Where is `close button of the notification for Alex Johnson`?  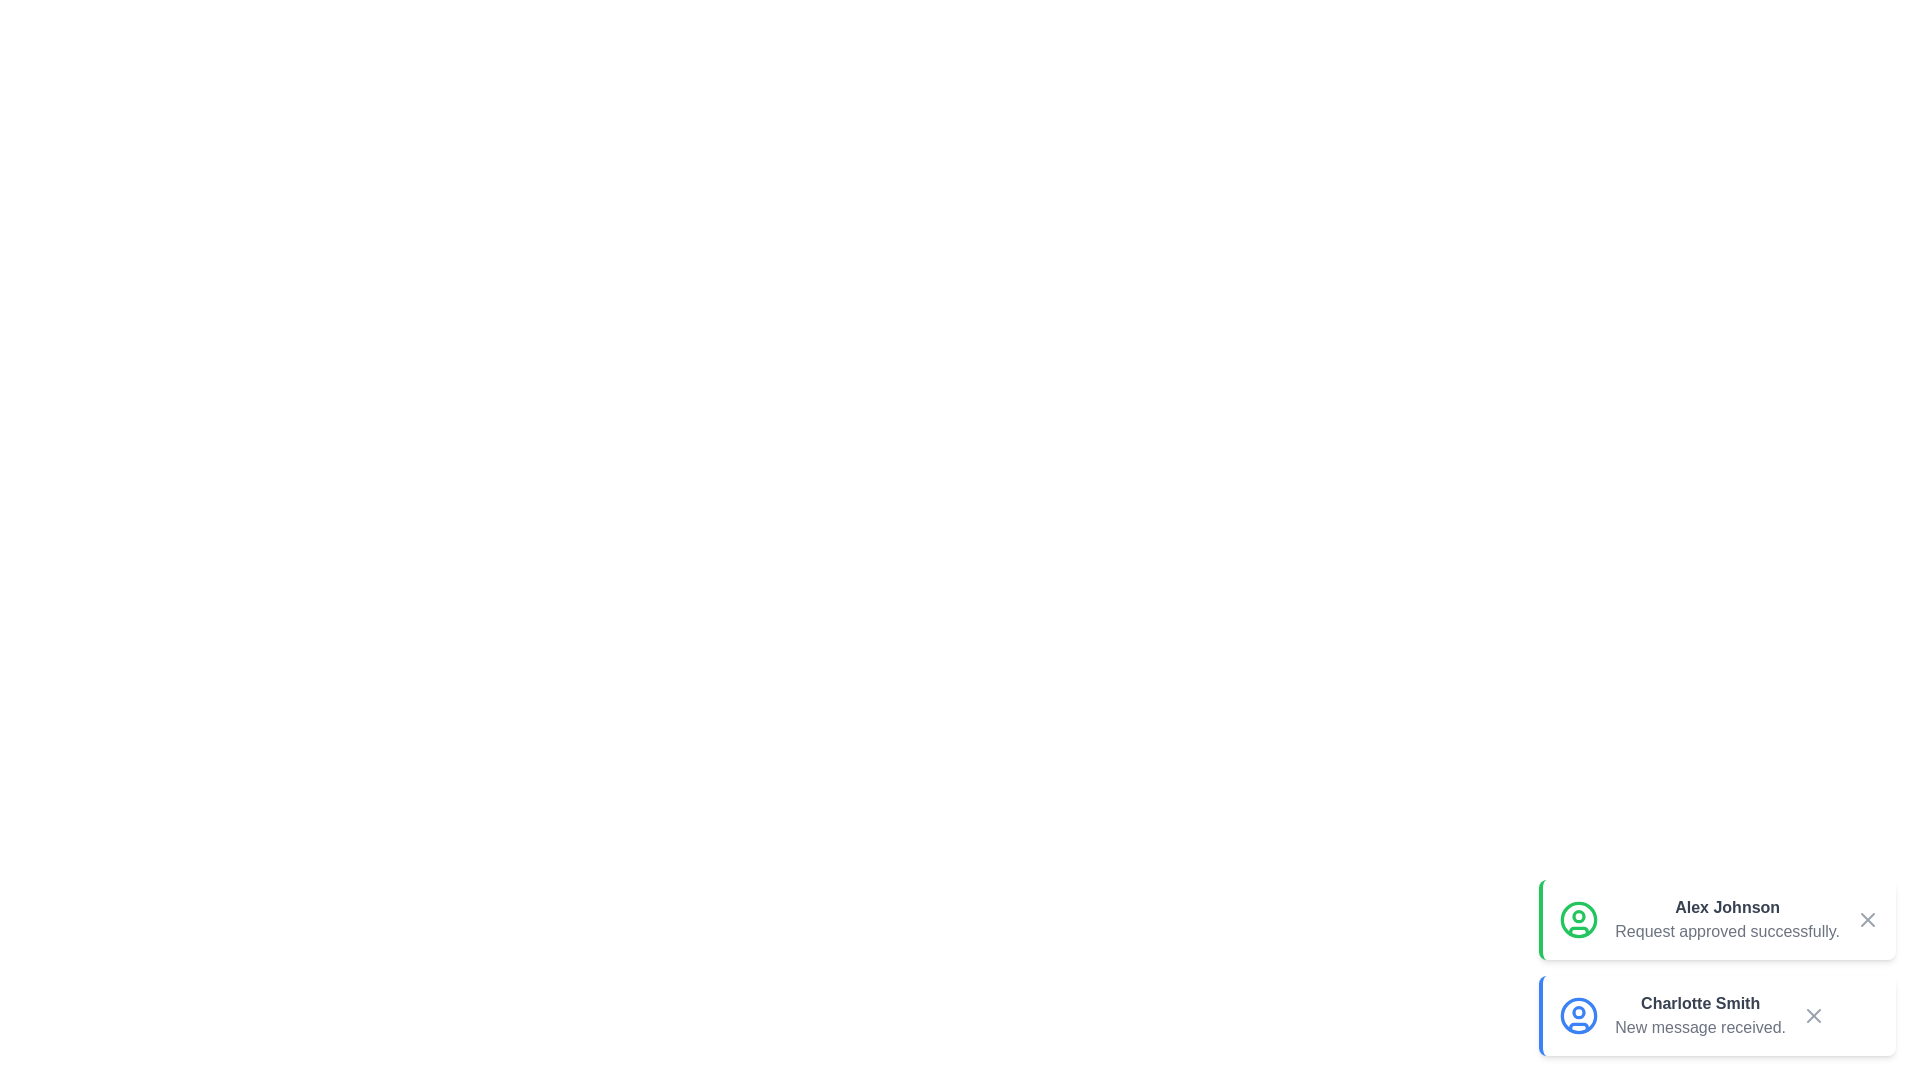
close button of the notification for Alex Johnson is located at coordinates (1866, 920).